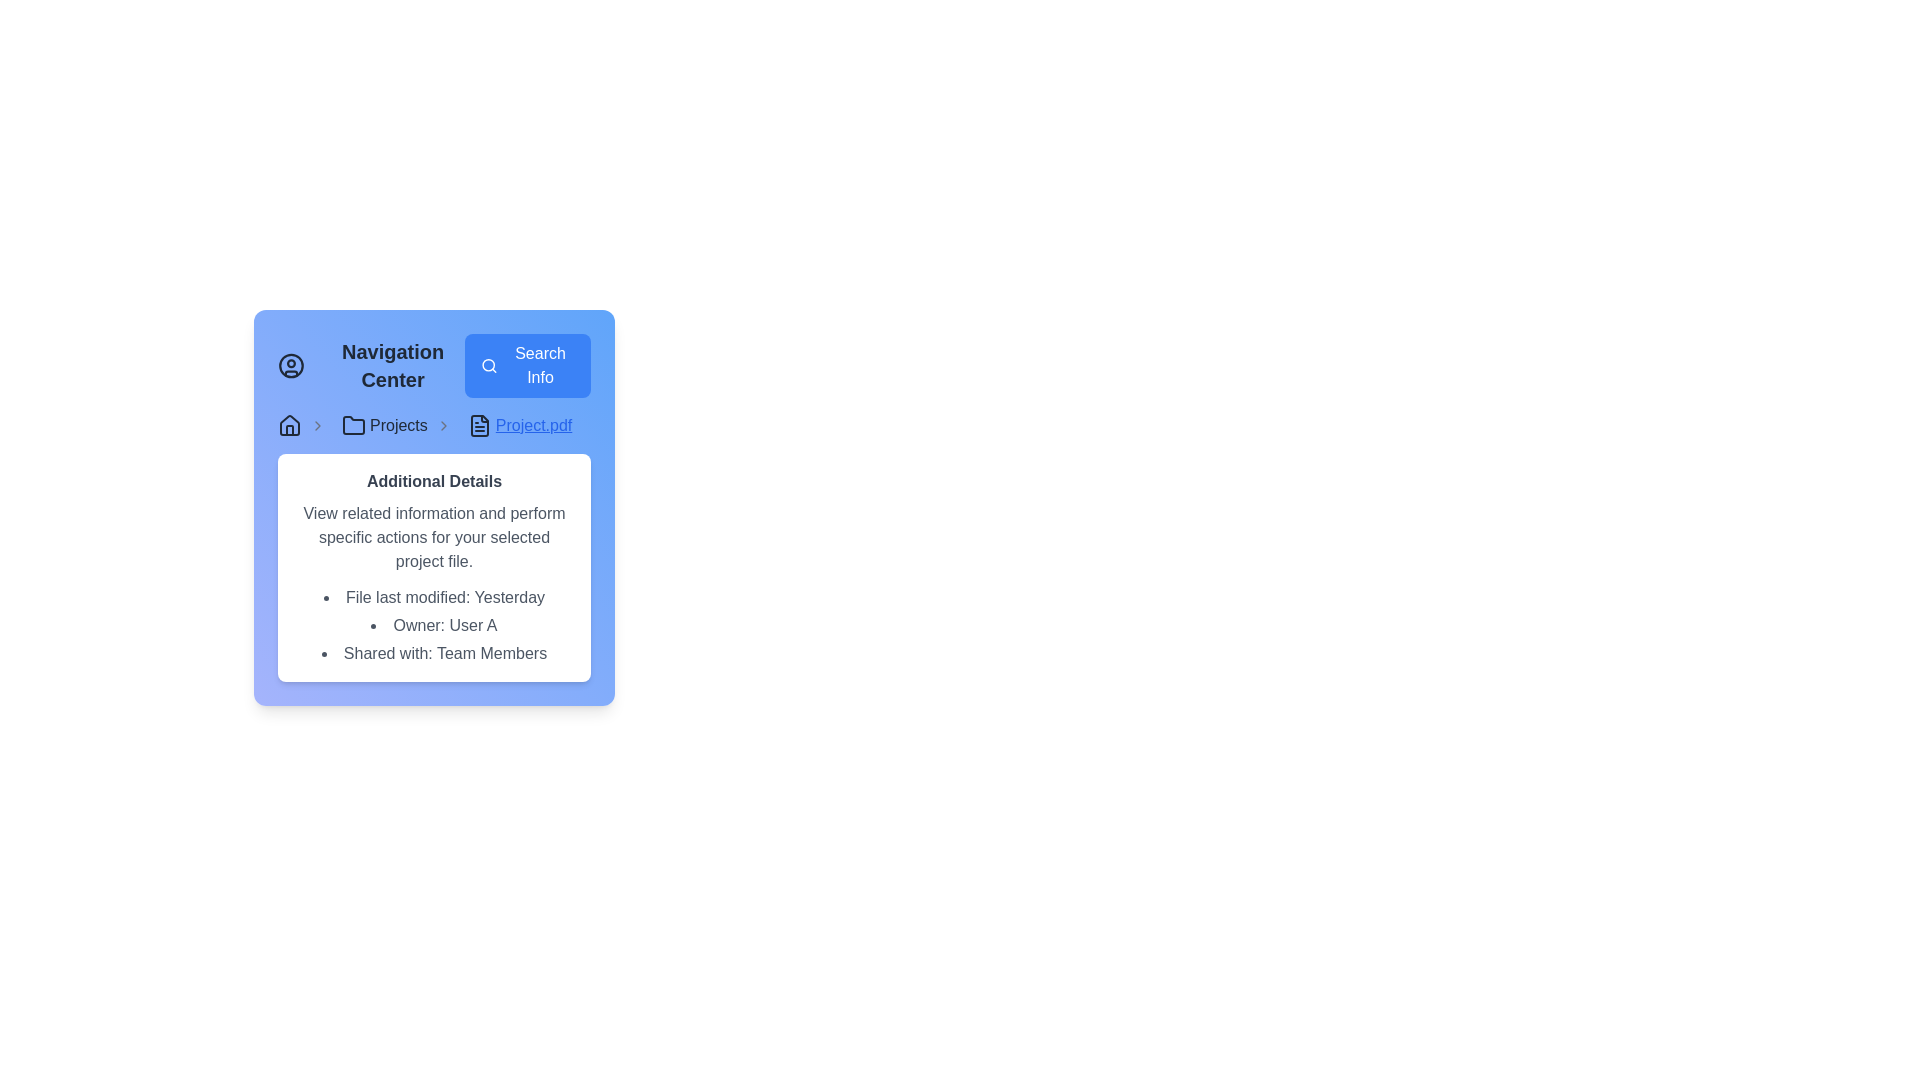 This screenshot has height=1080, width=1920. I want to click on the text element that informs users about available actions and purposes related to the selected project file, located within the 'Additional Details' section, so click(433, 536).